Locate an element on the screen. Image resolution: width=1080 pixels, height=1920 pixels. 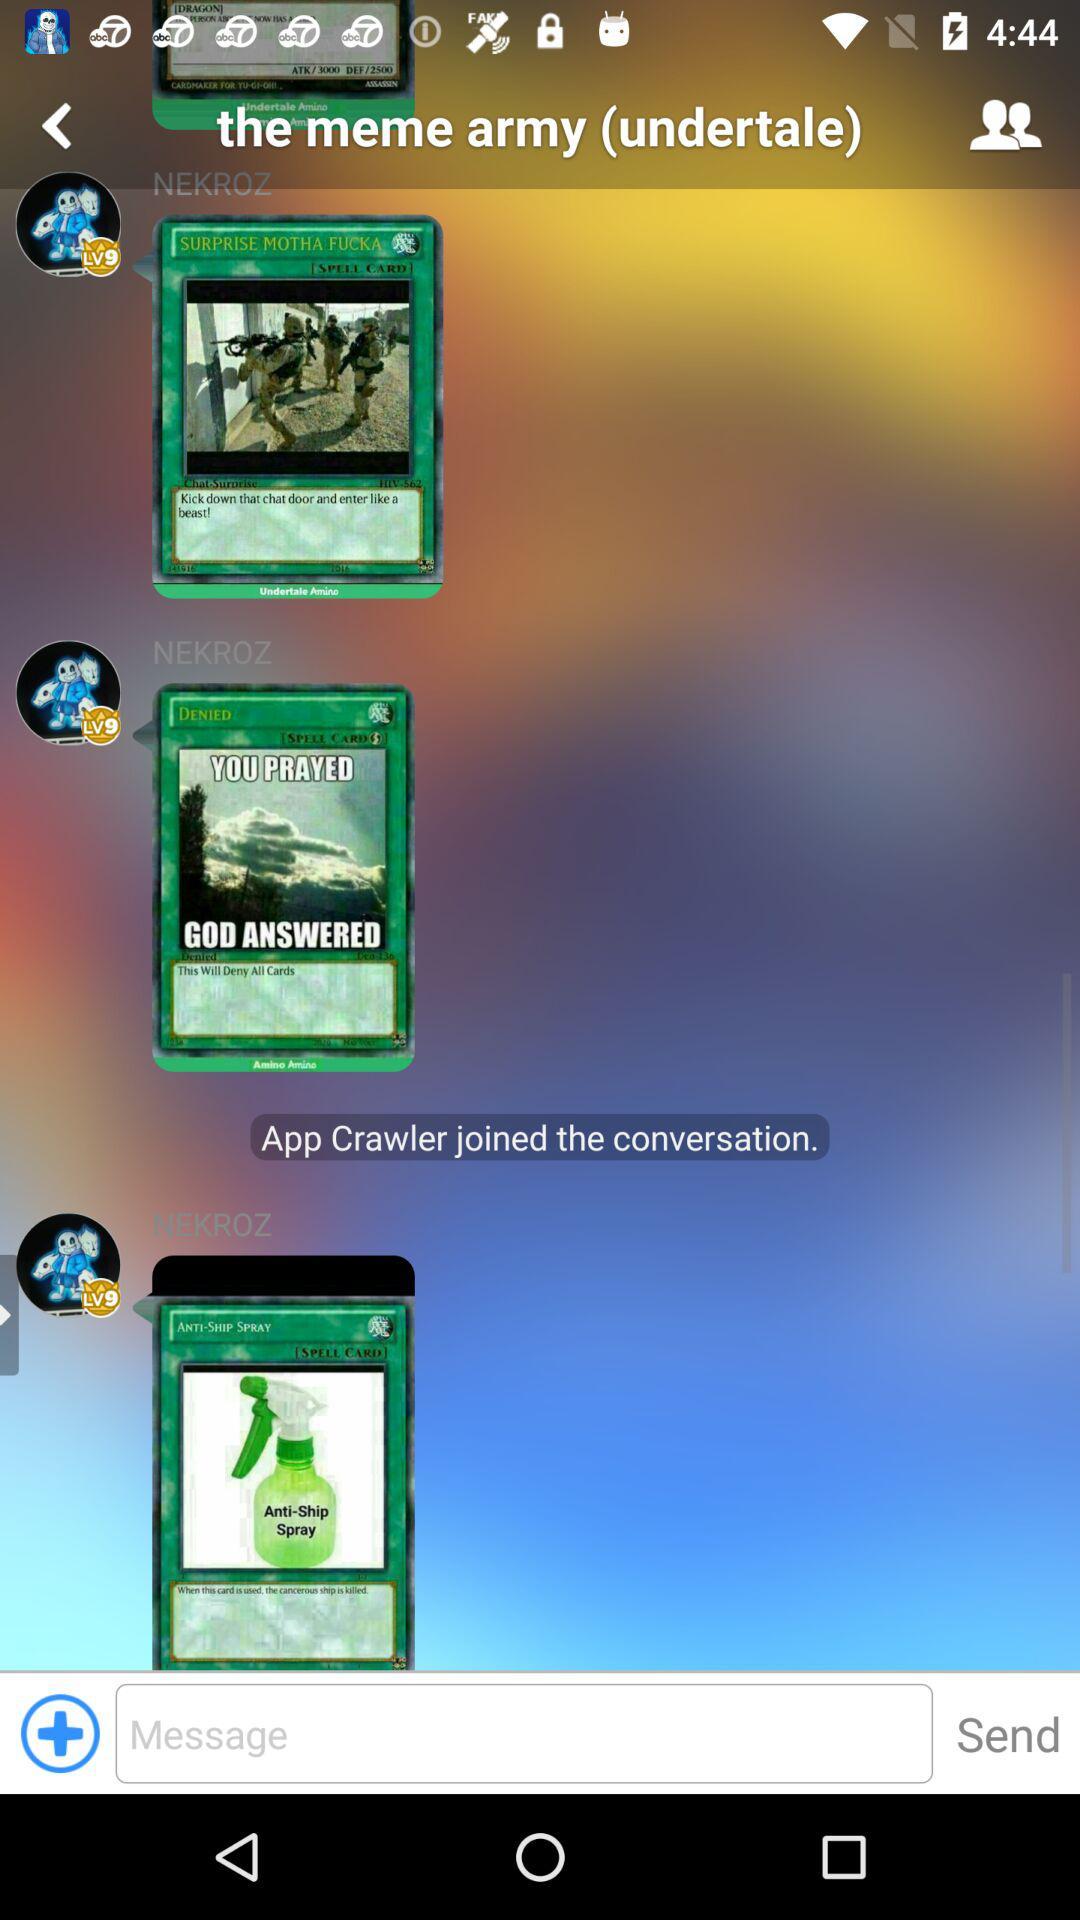
the icon at the top right corner is located at coordinates (1006, 124).